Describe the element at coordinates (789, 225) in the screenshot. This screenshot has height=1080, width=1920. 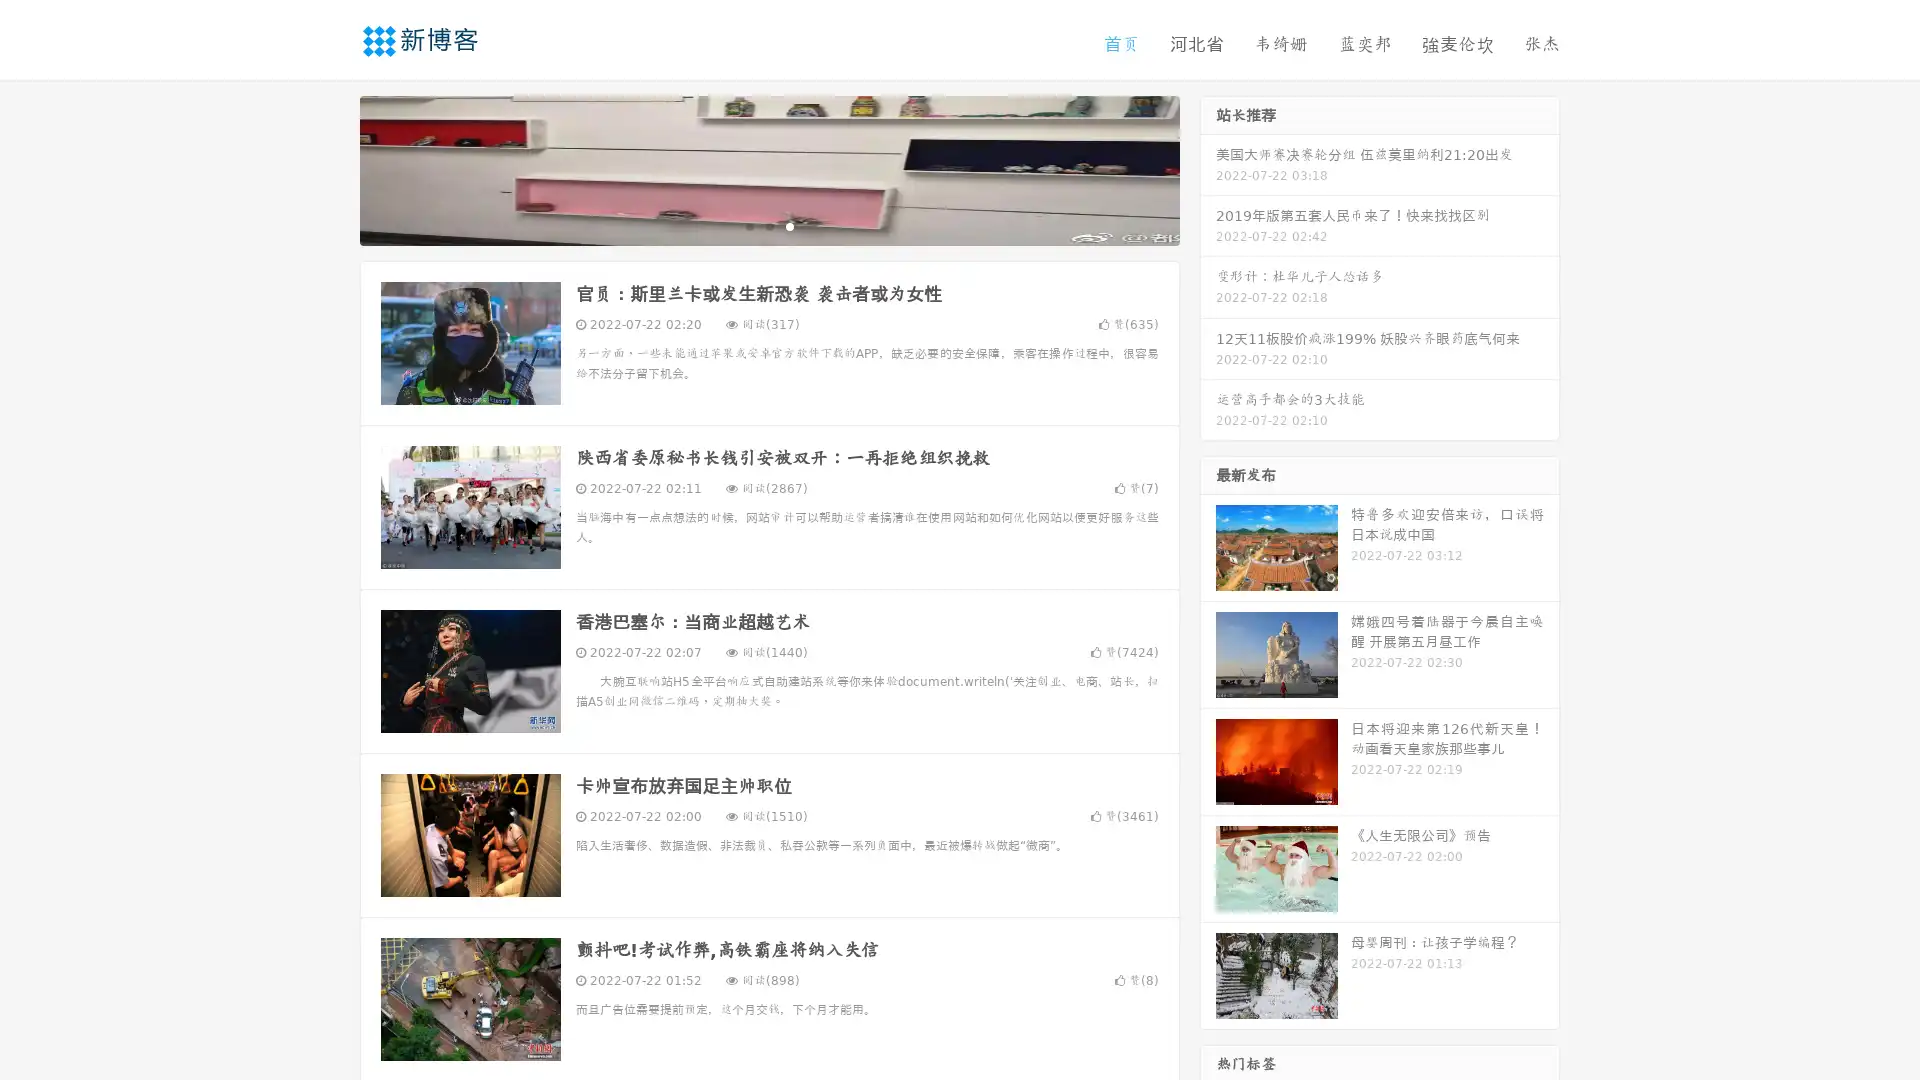
I see `Go to slide 3` at that location.